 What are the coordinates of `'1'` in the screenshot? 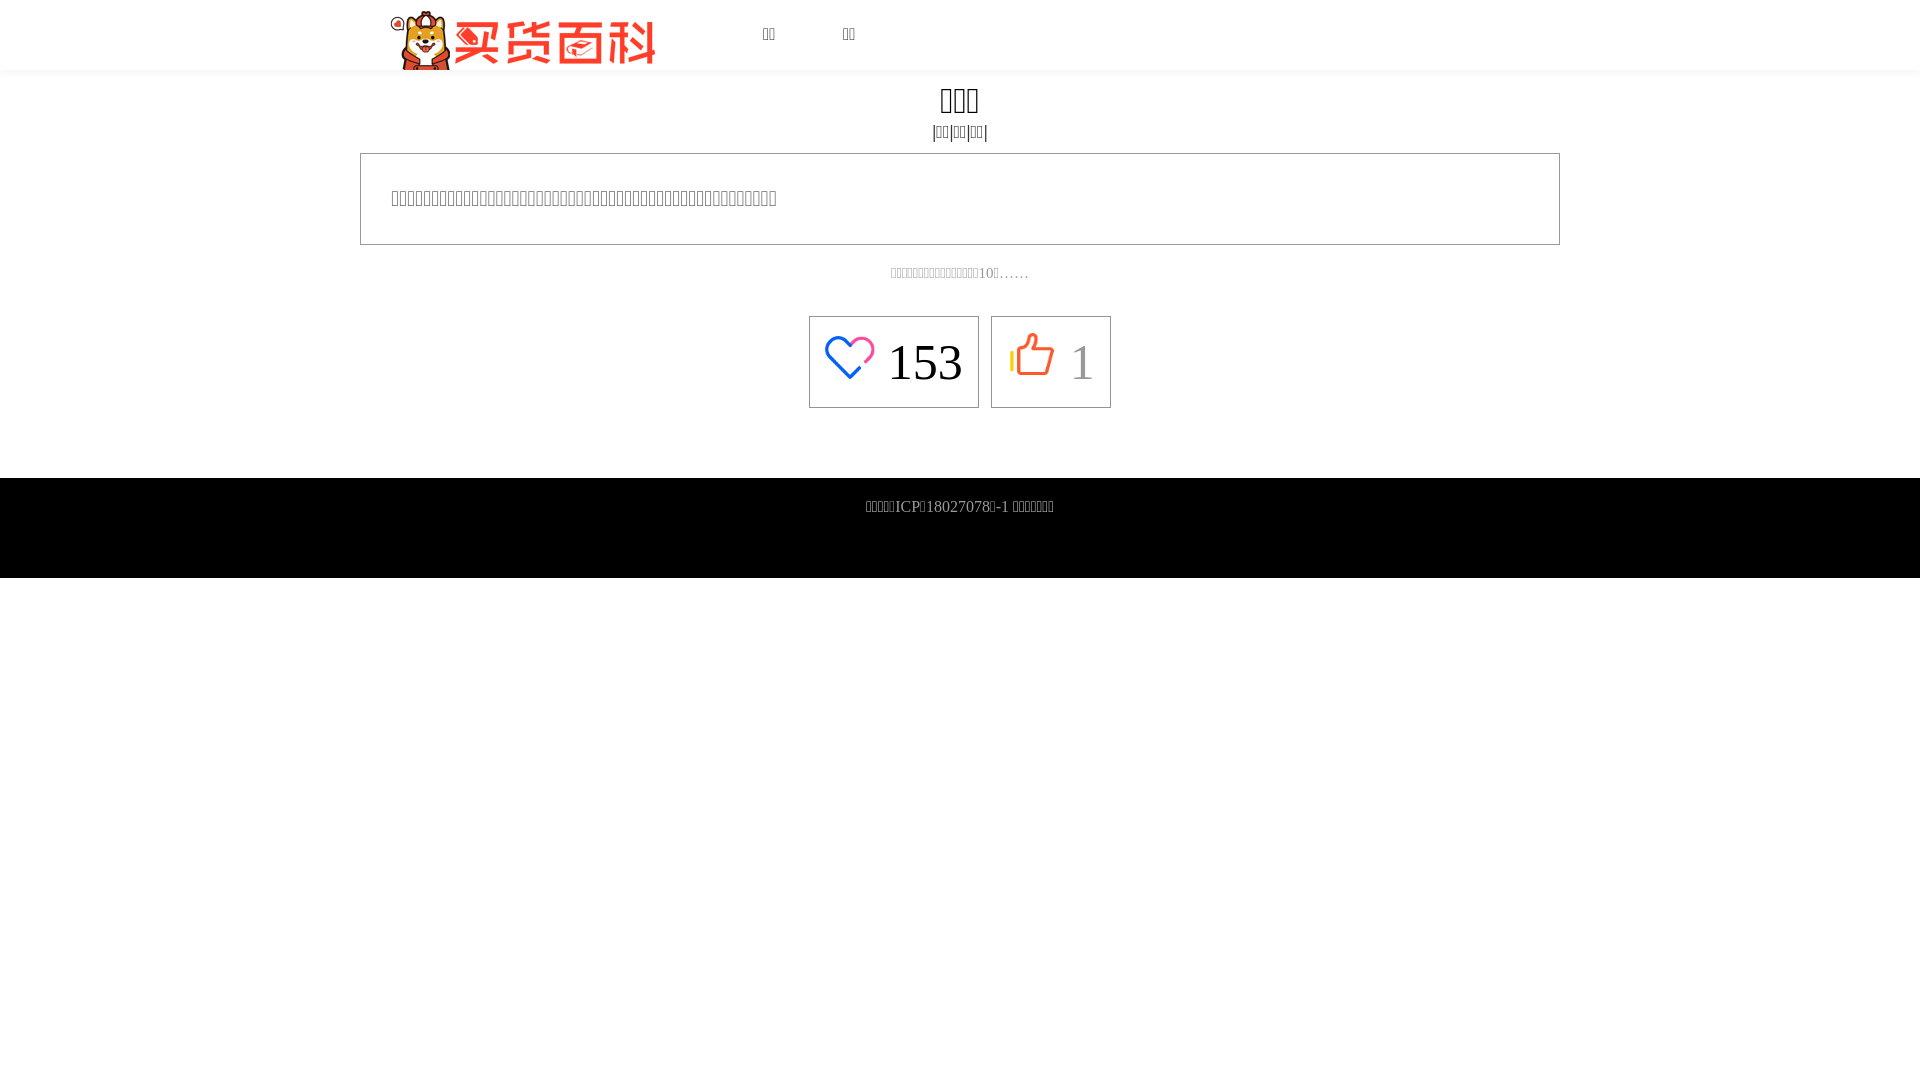 It's located at (1007, 362).